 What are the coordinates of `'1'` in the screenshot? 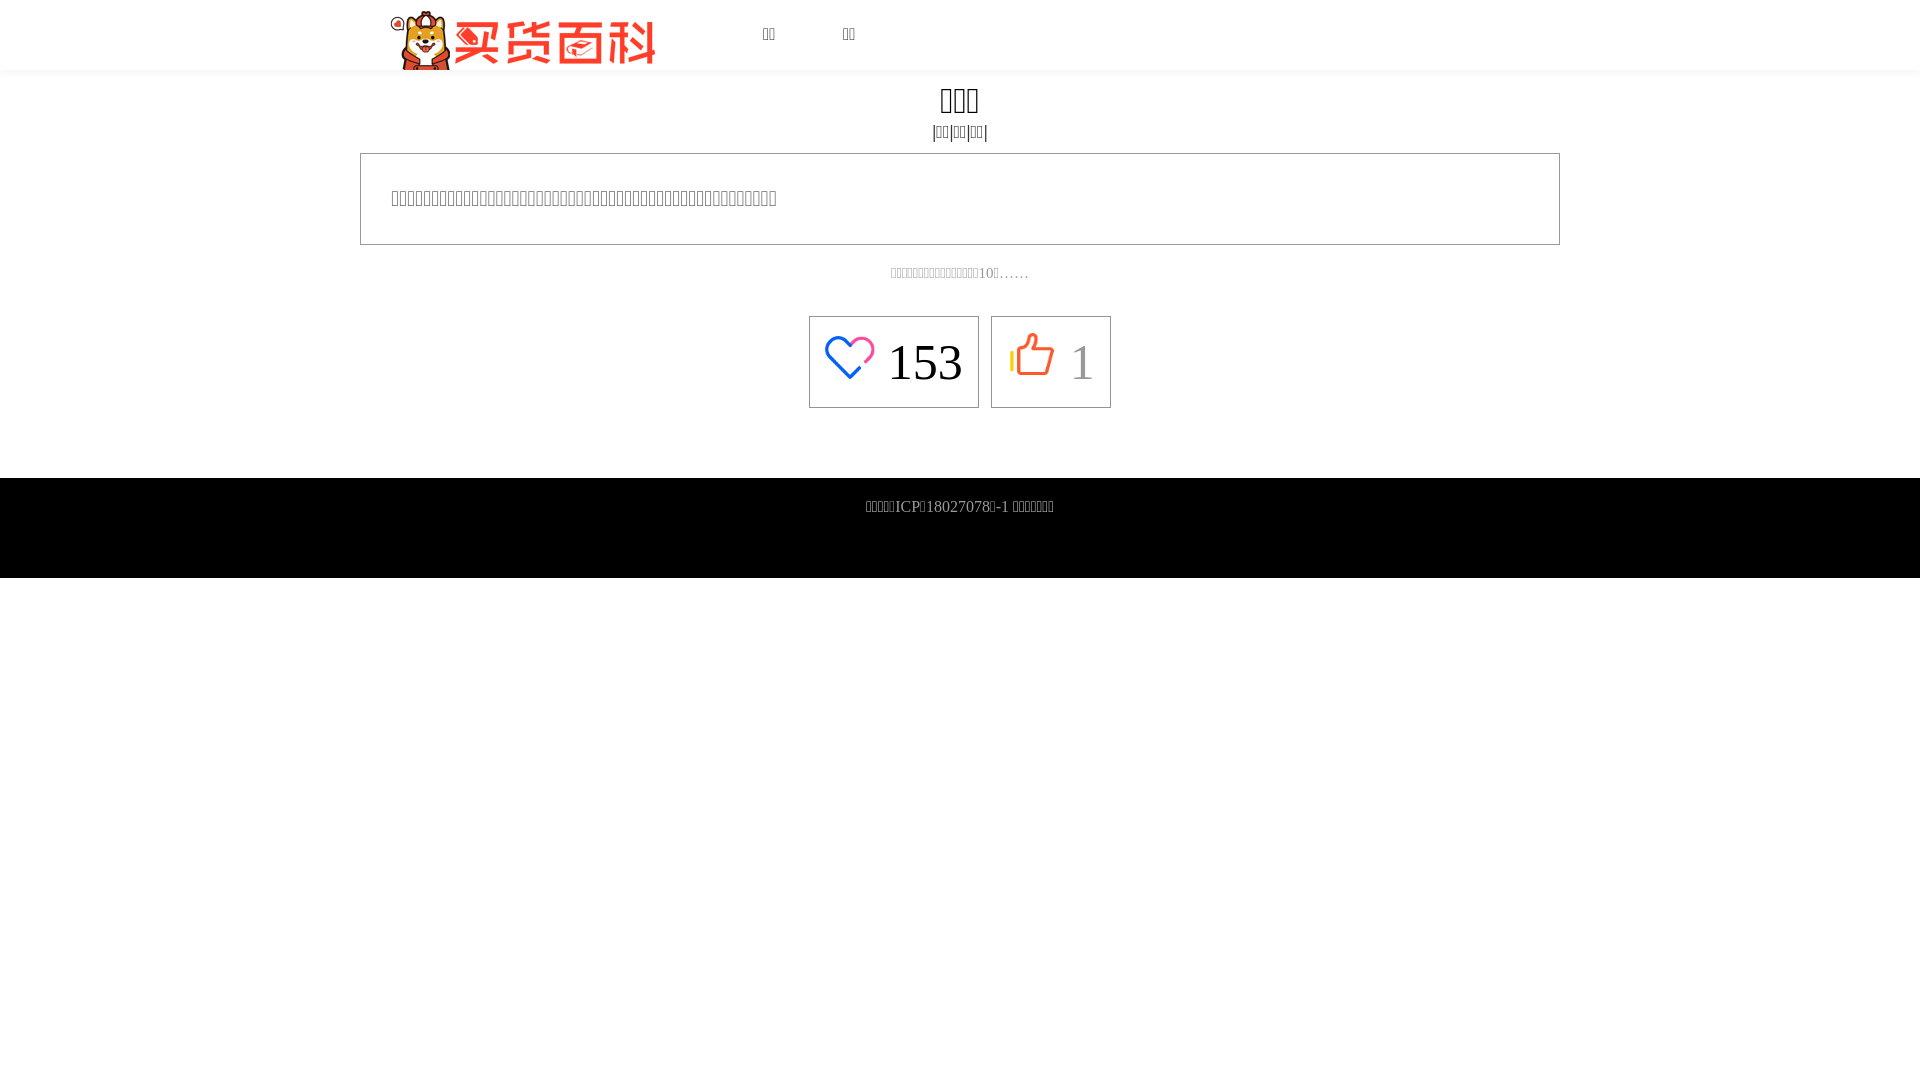 It's located at (1007, 362).